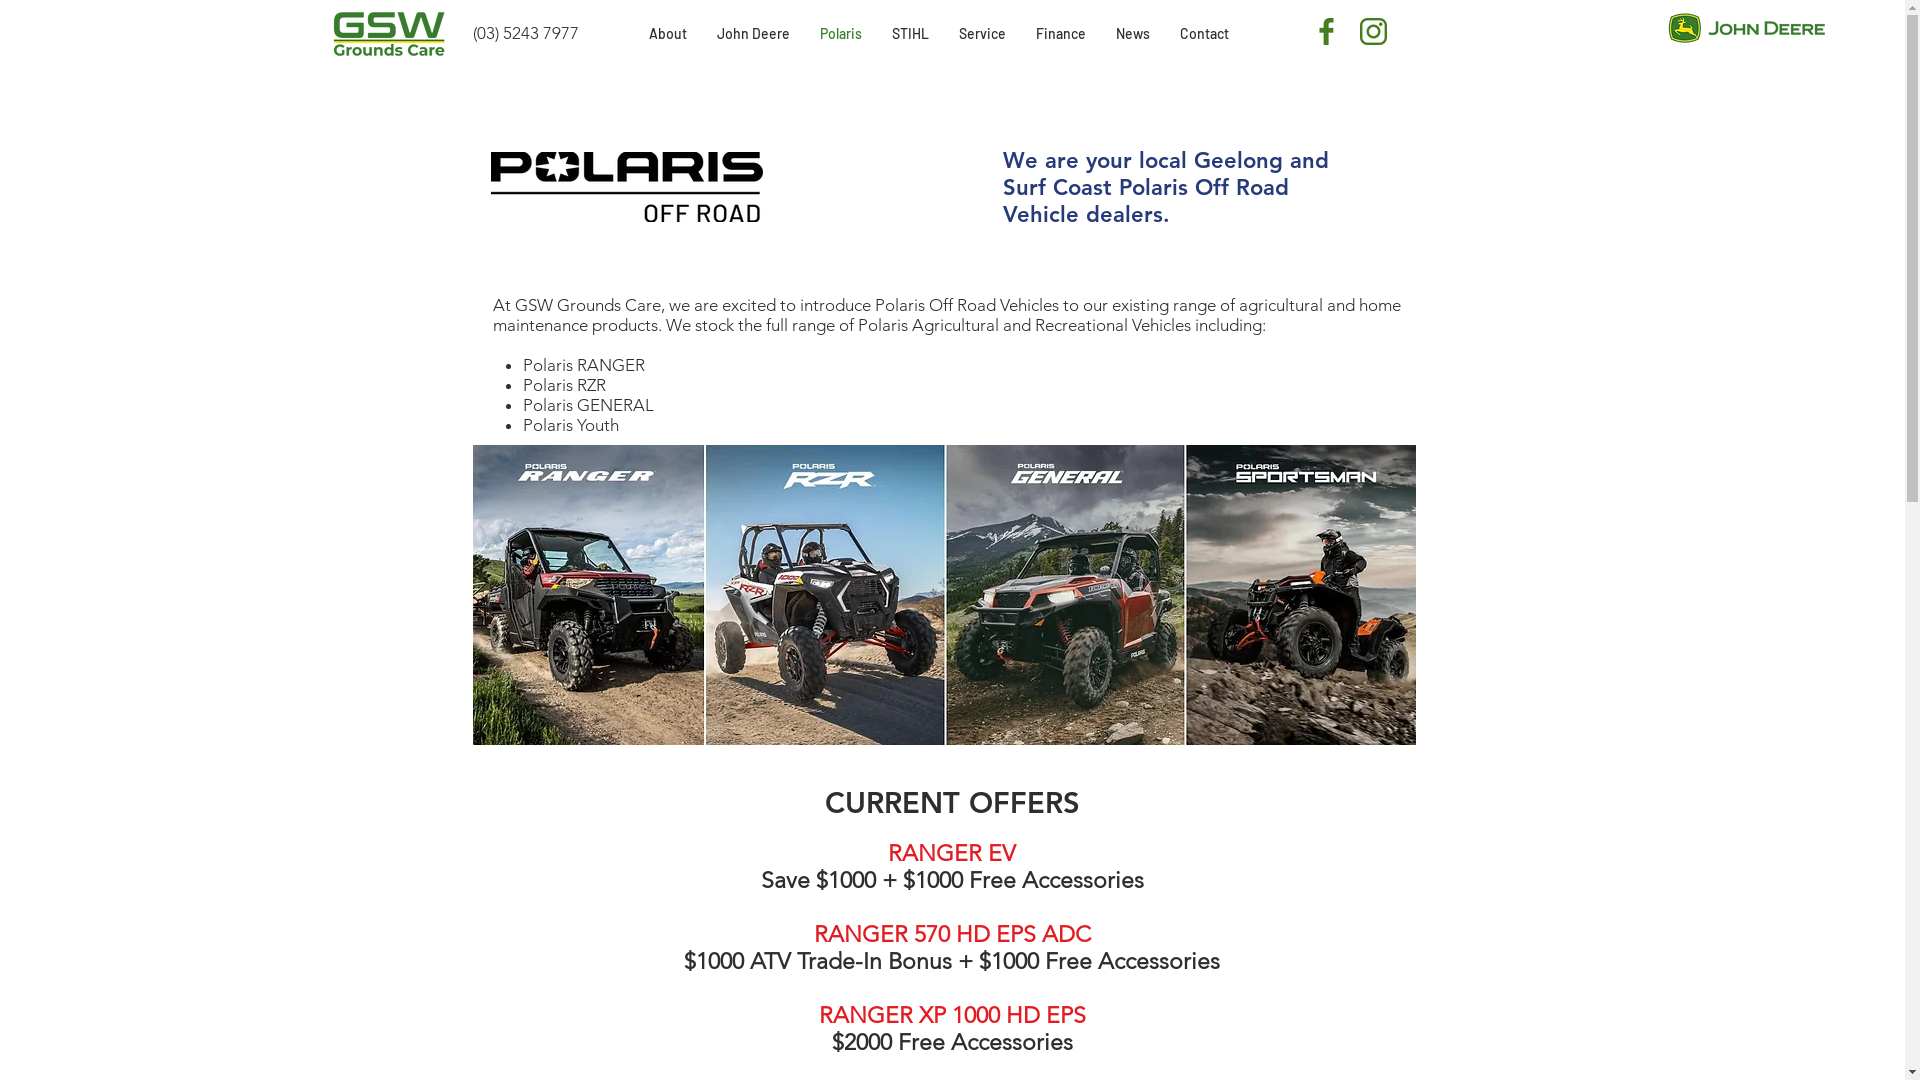  I want to click on 'Contact', so click(1202, 33).